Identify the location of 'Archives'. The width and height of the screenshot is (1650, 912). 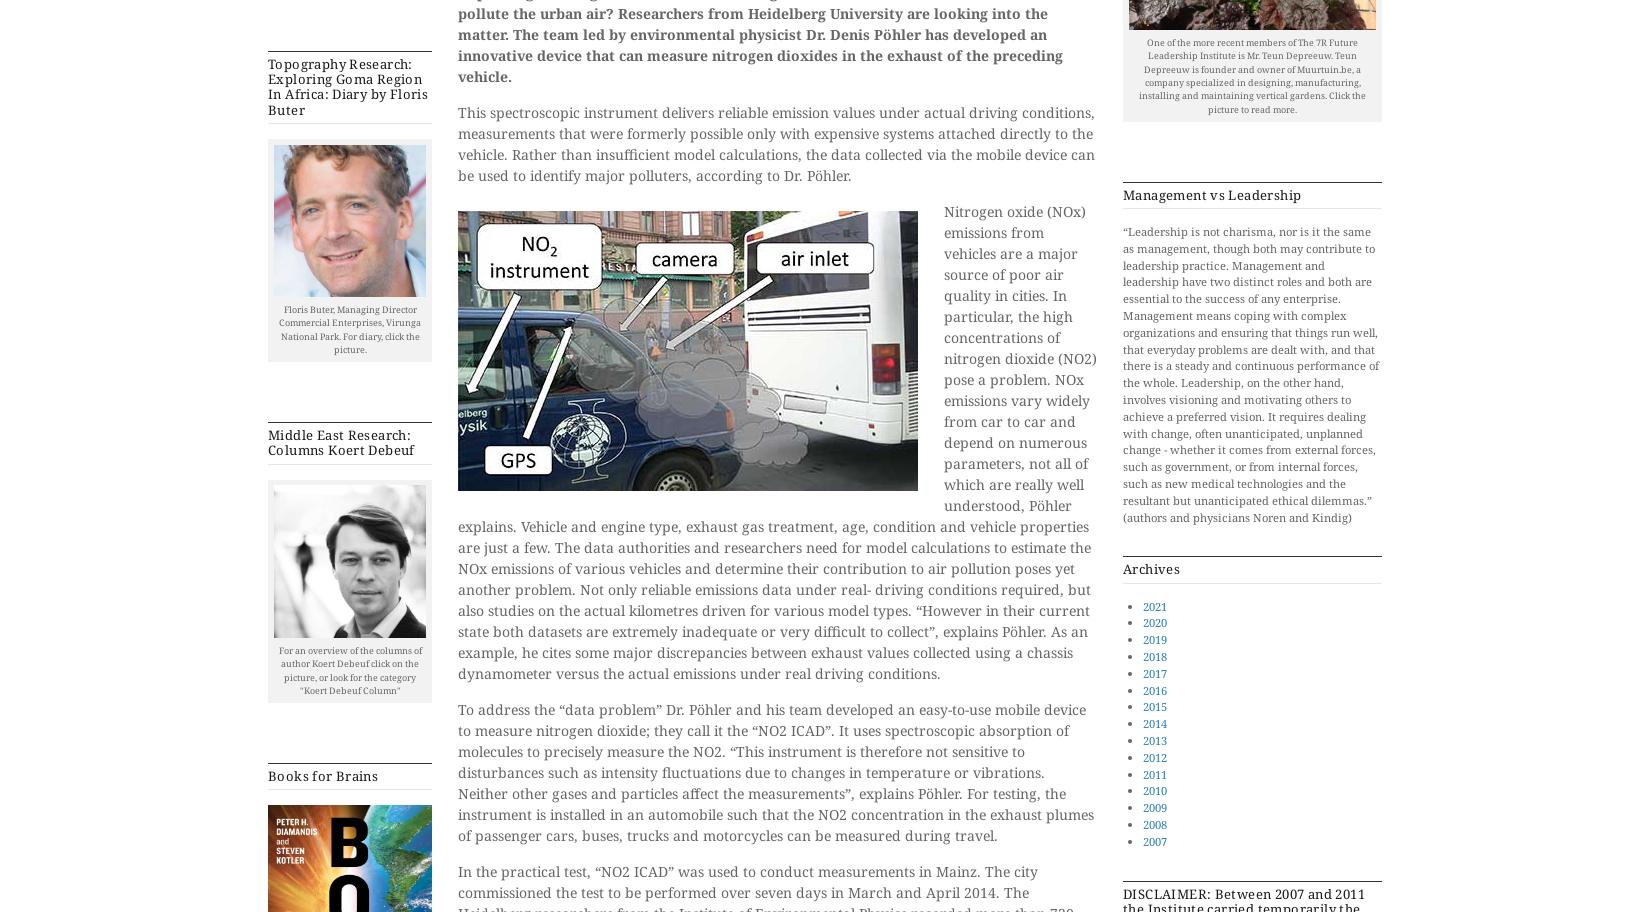
(1151, 568).